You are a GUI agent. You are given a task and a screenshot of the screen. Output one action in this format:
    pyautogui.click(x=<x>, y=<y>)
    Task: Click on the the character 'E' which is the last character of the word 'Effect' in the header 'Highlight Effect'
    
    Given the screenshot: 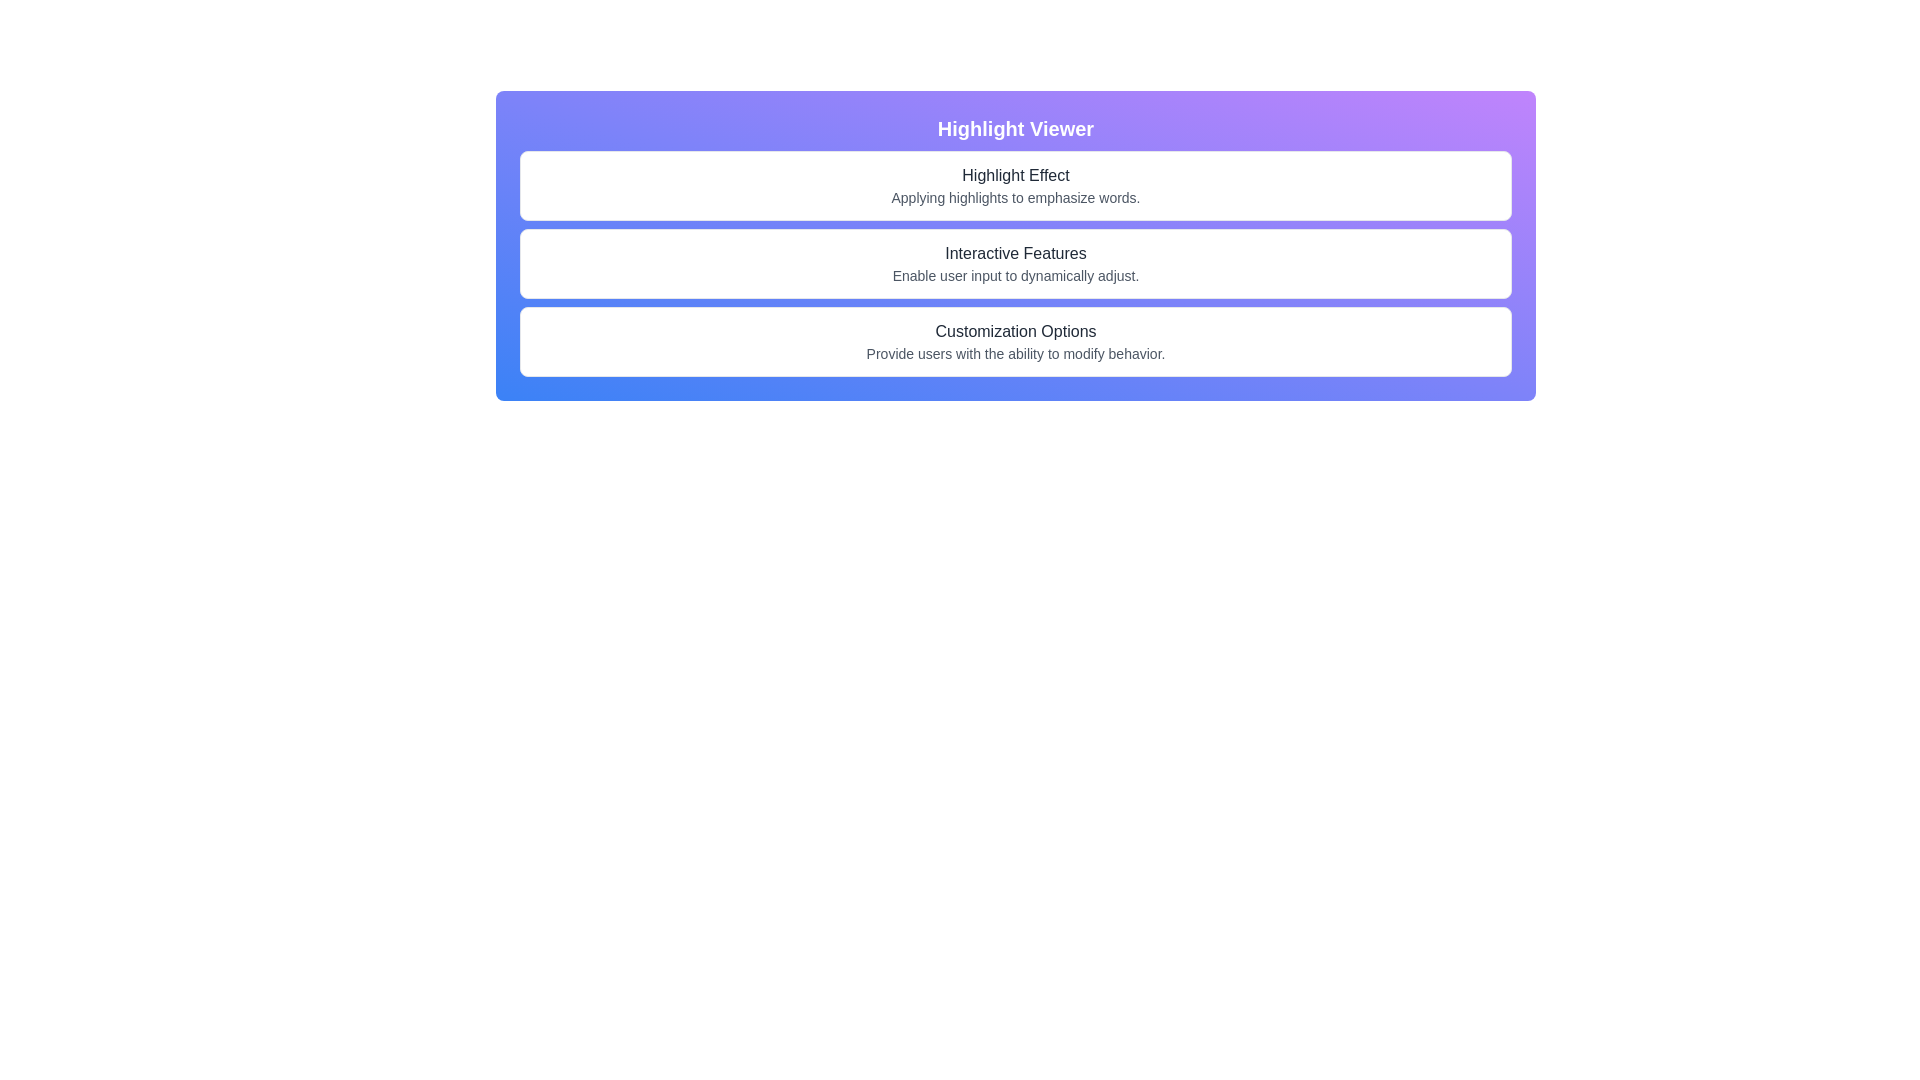 What is the action you would take?
    pyautogui.click(x=1034, y=174)
    